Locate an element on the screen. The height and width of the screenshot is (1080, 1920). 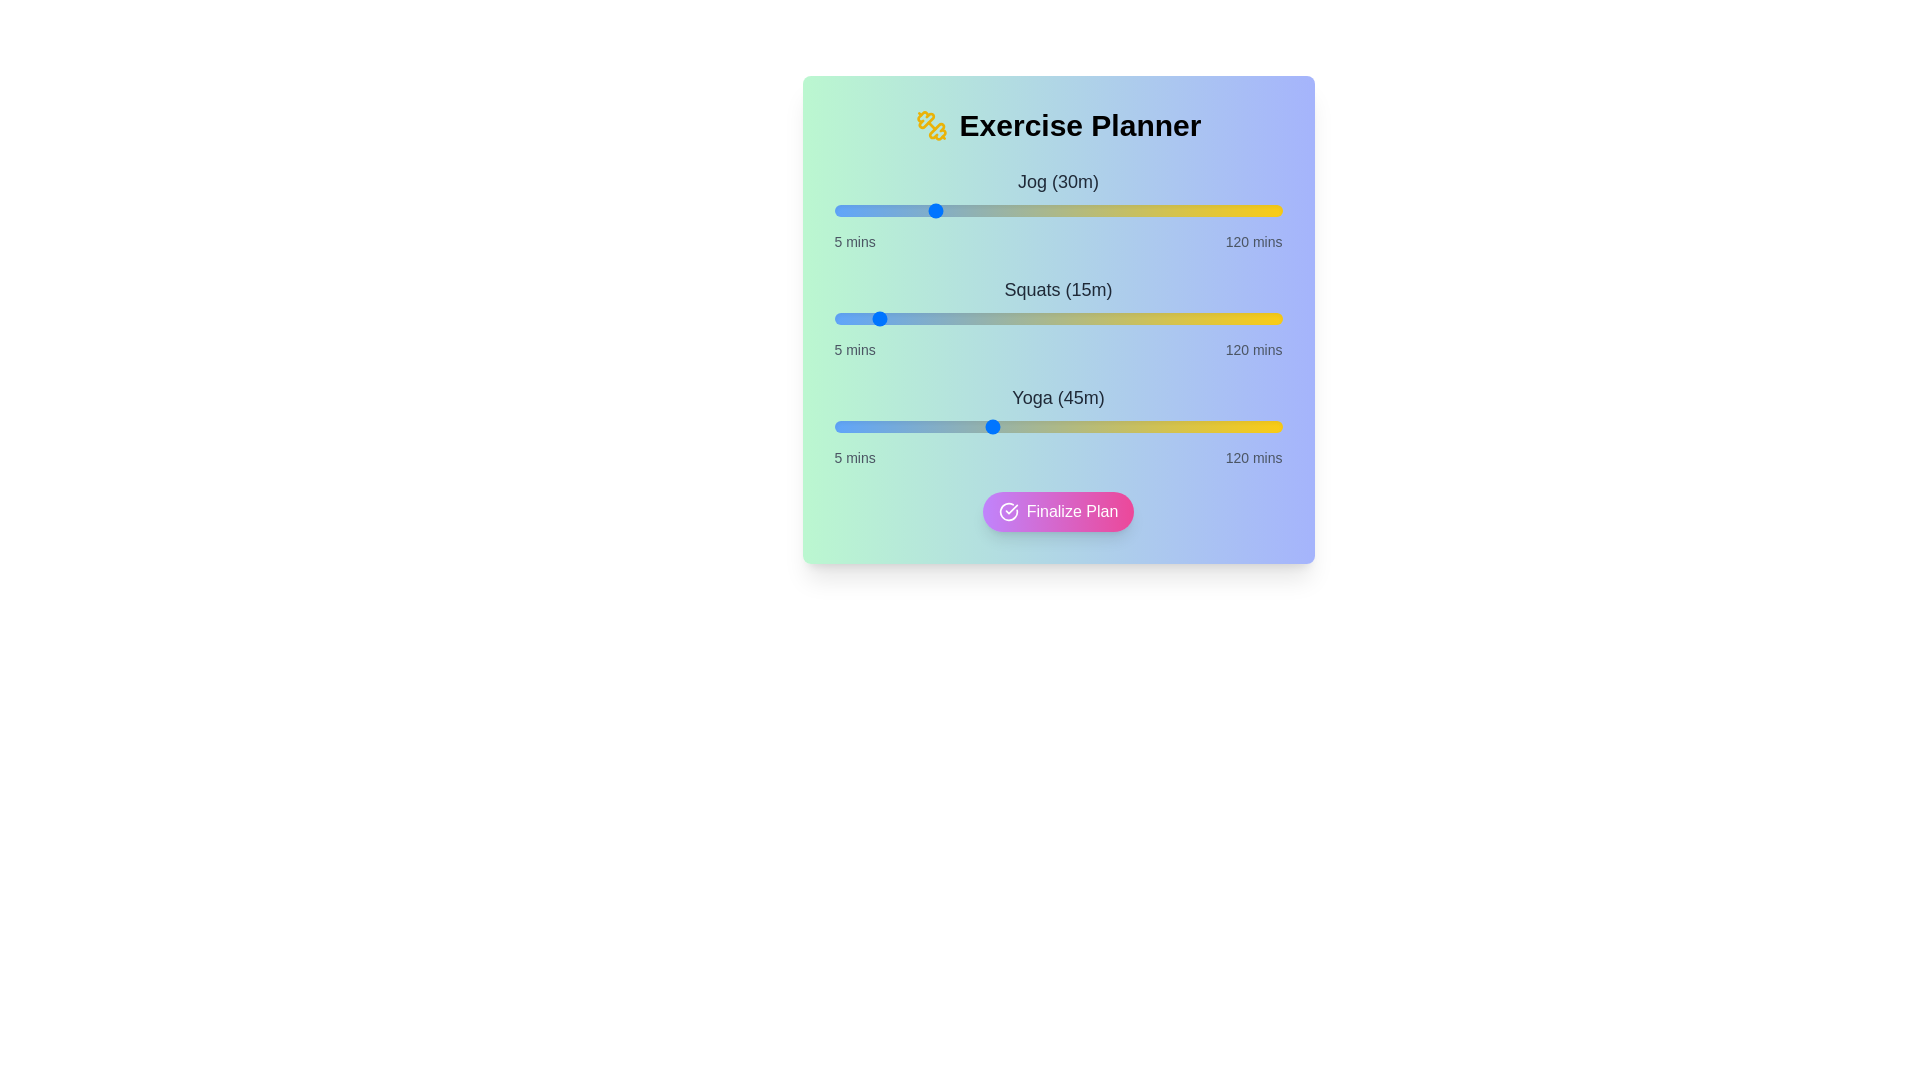
the duration of the 1 slider to 54 minutes is located at coordinates (1025, 318).